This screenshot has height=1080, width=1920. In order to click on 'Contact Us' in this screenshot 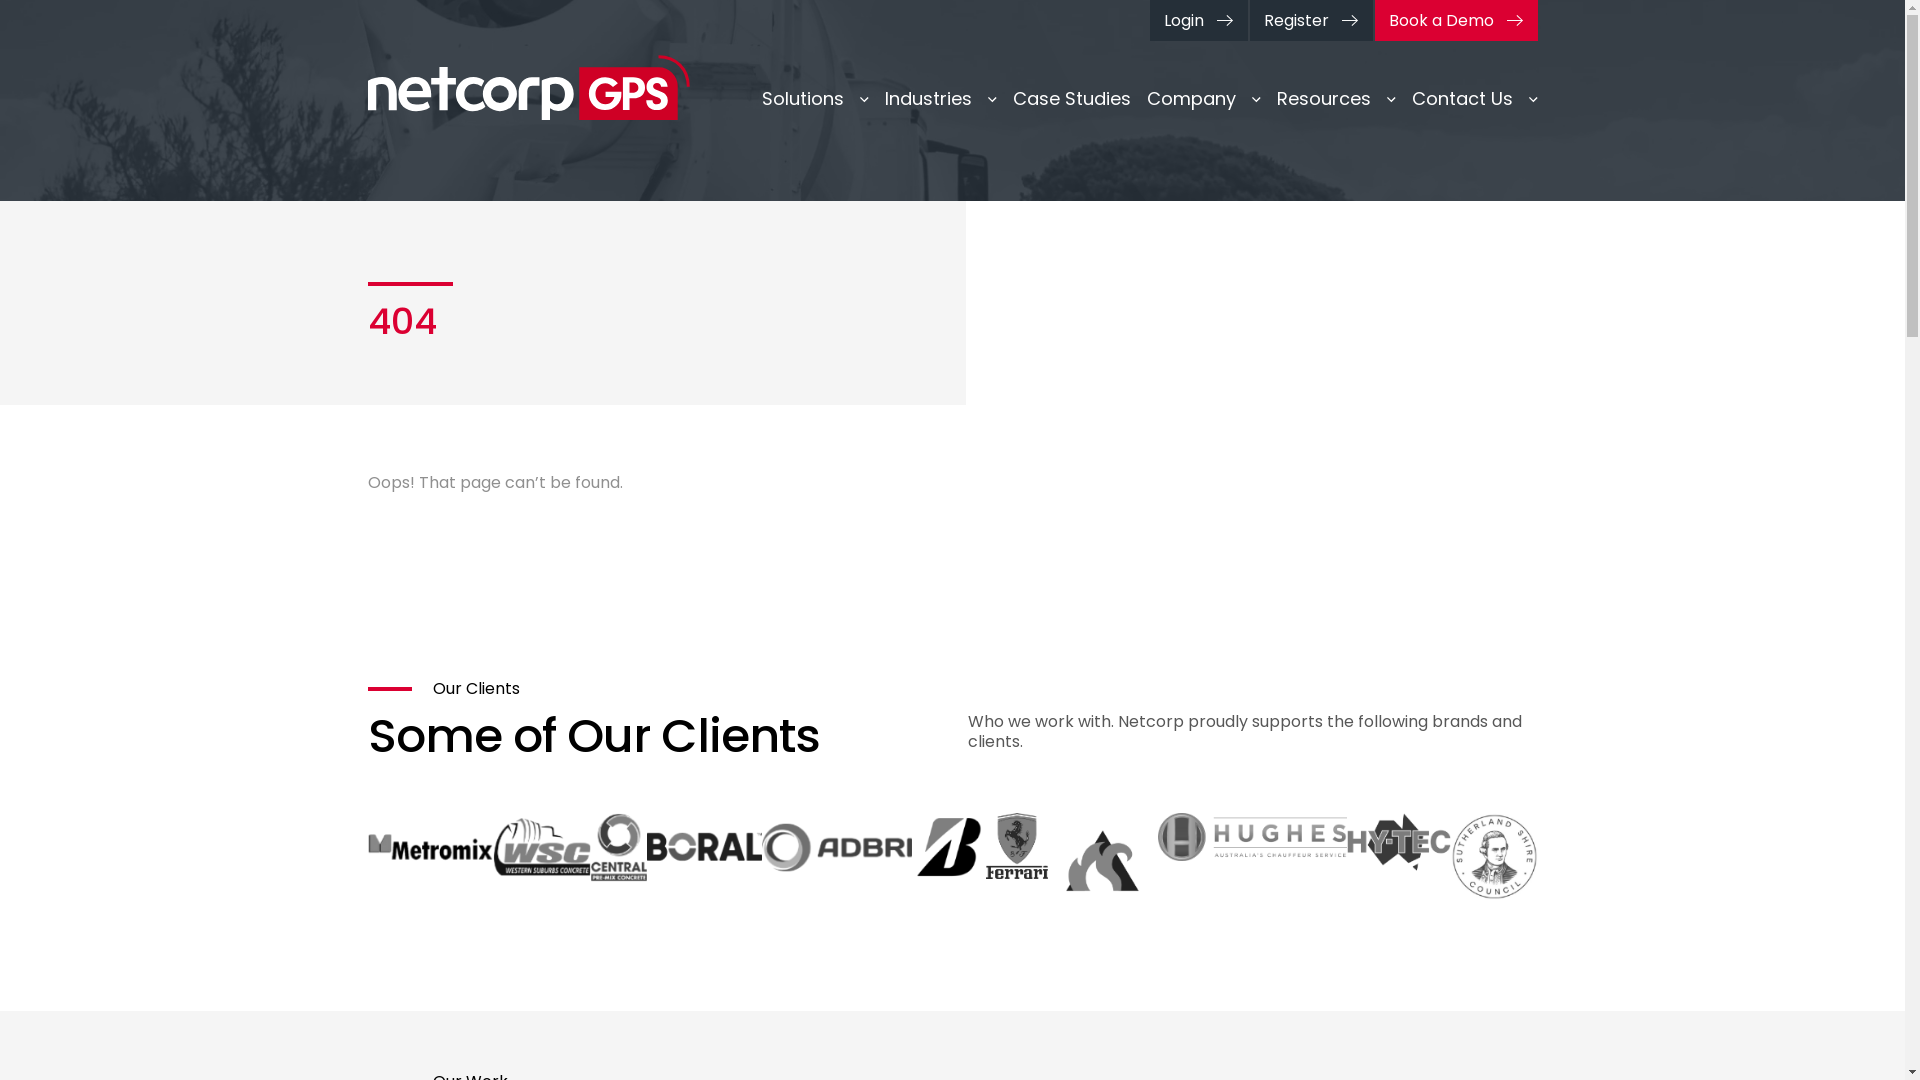, I will do `click(1474, 99)`.